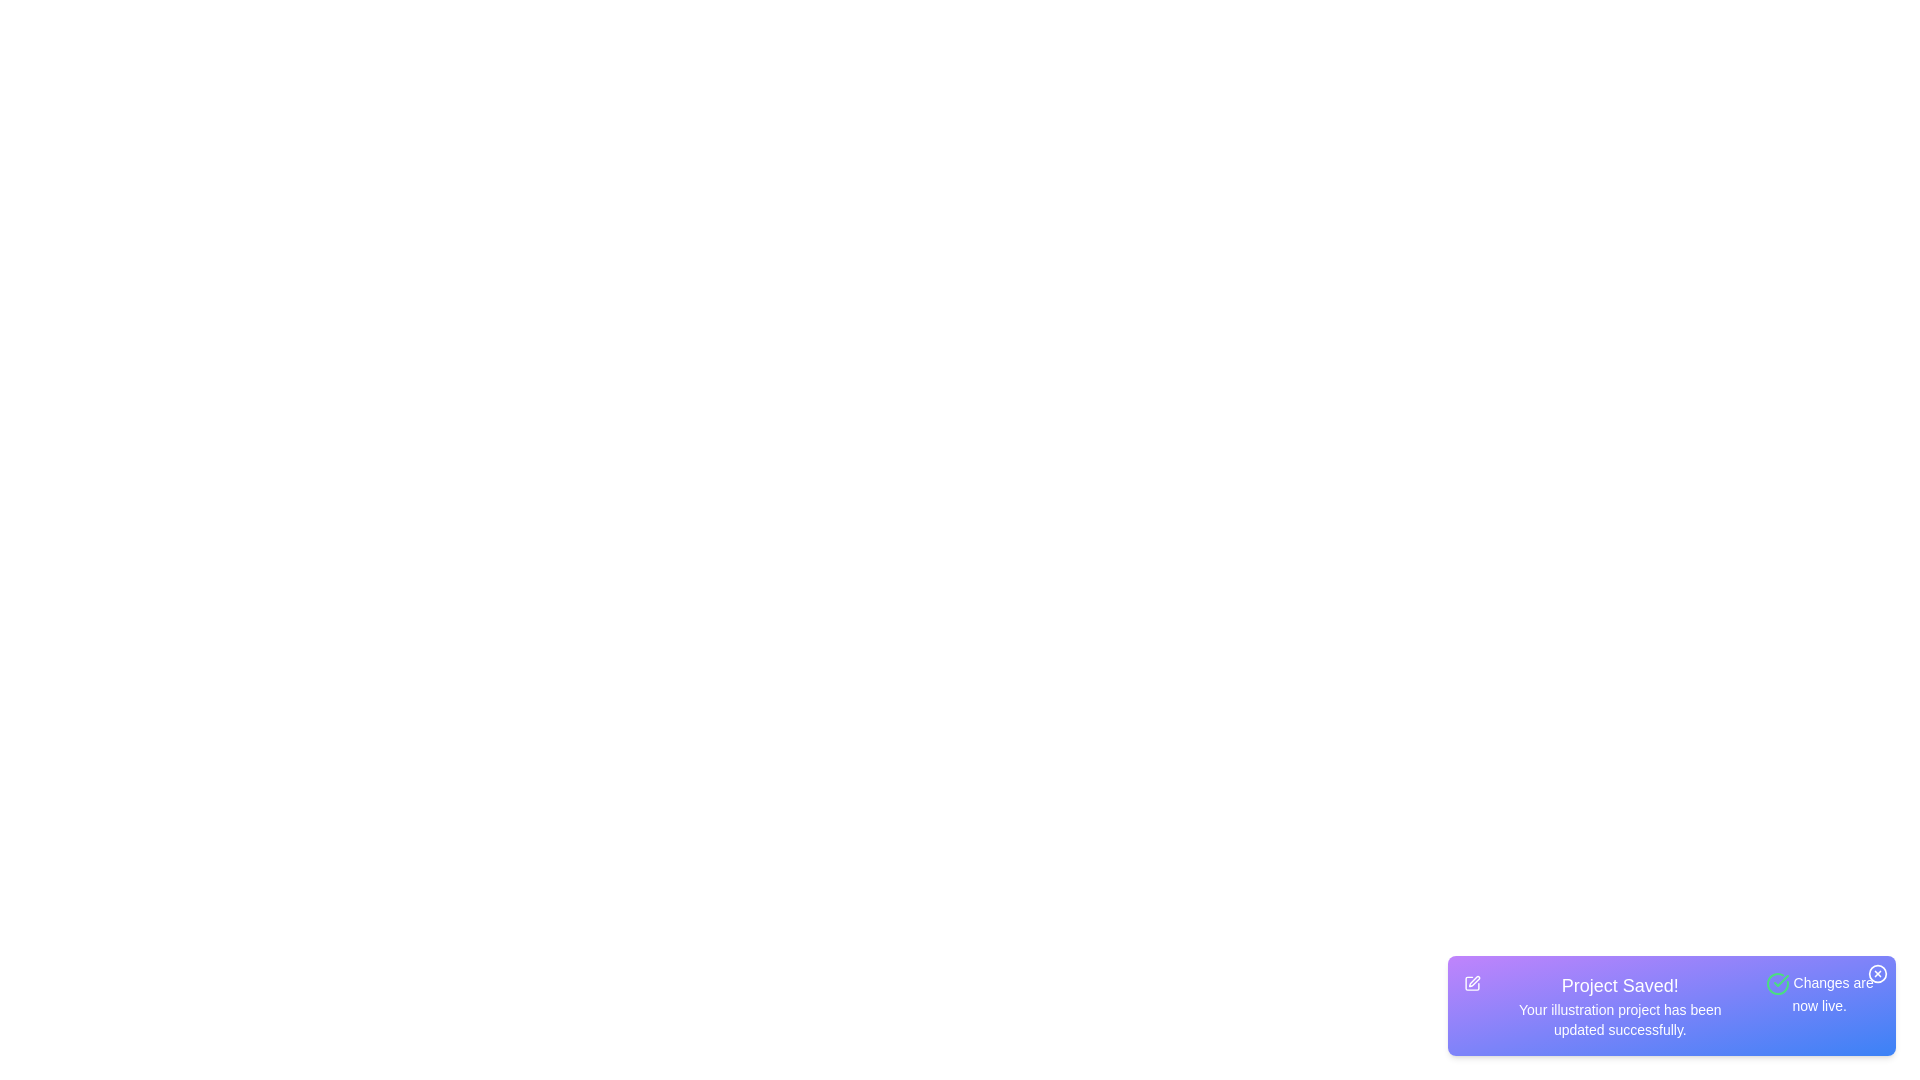 Image resolution: width=1920 pixels, height=1080 pixels. Describe the element at coordinates (1620, 1006) in the screenshot. I see `the text in the snackbar to interact with it` at that location.